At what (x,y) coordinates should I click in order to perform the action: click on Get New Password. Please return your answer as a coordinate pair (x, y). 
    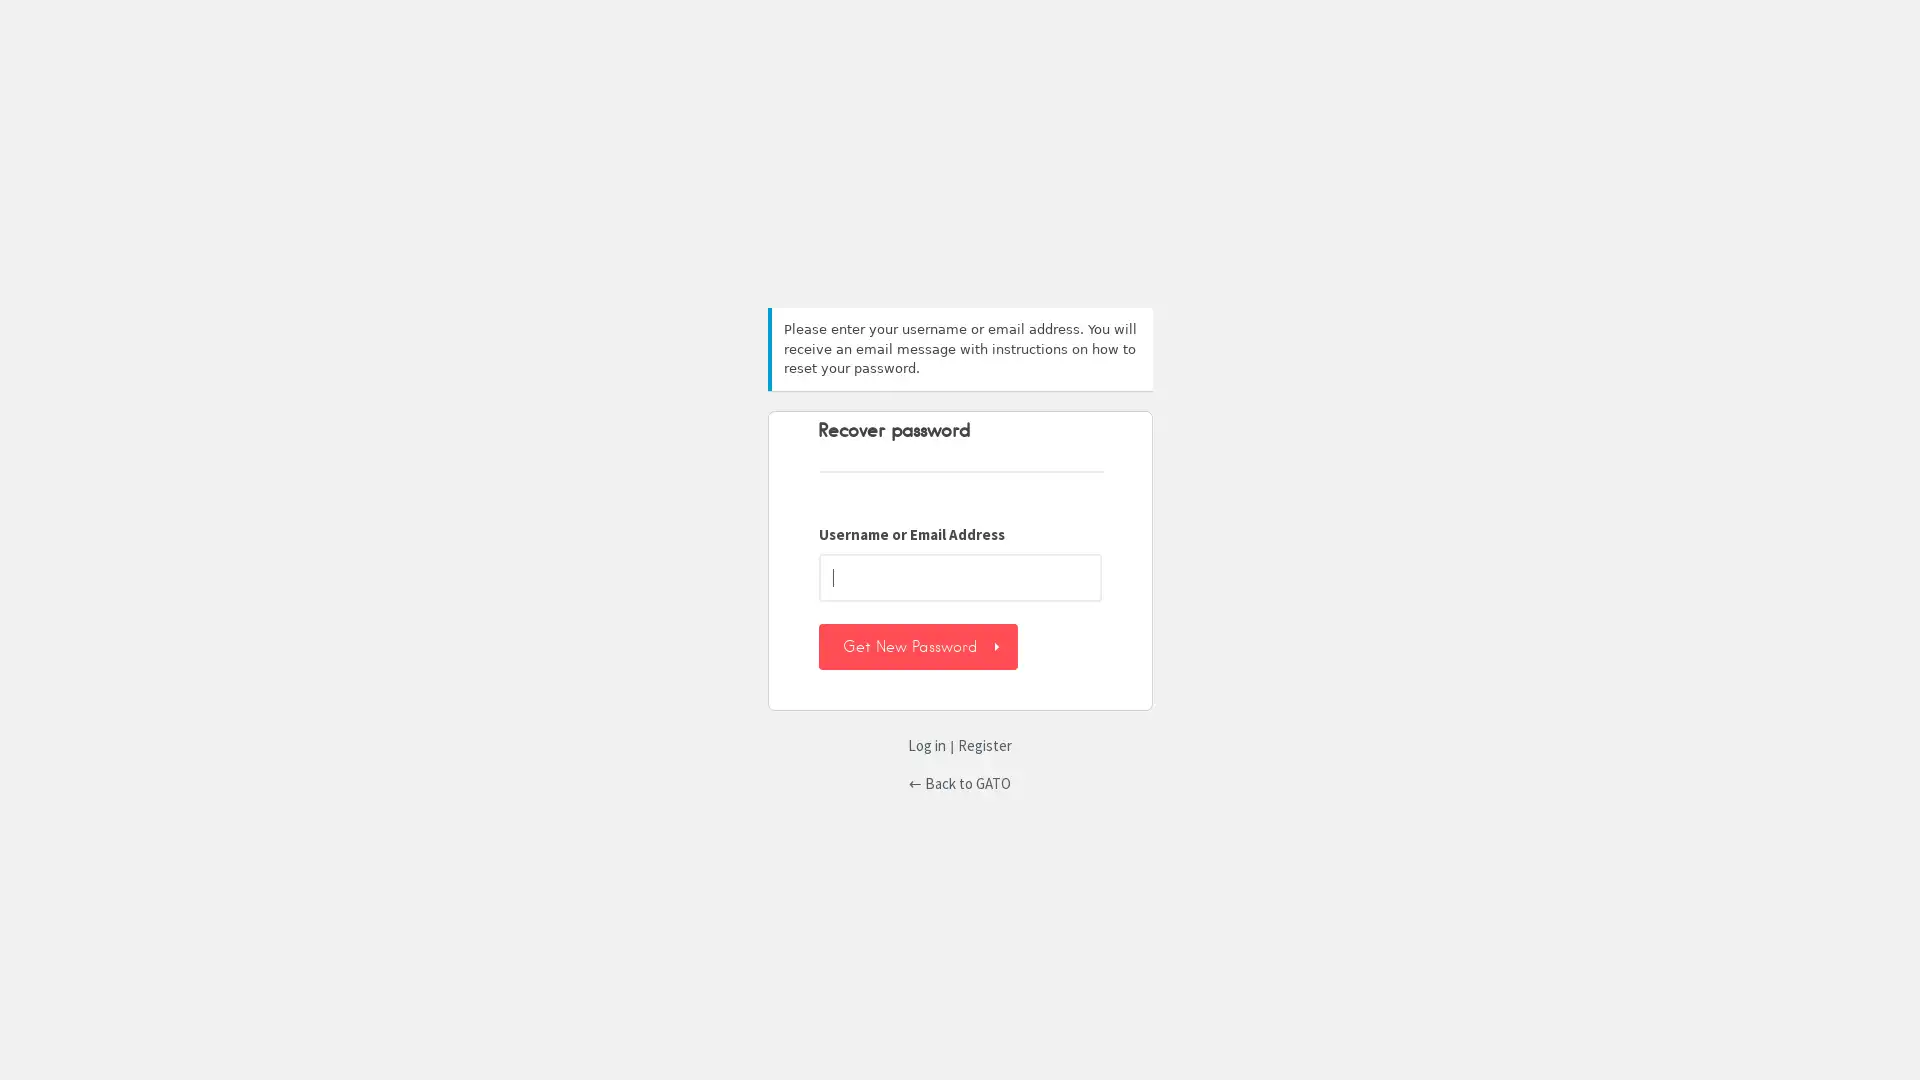
    Looking at the image, I should click on (916, 645).